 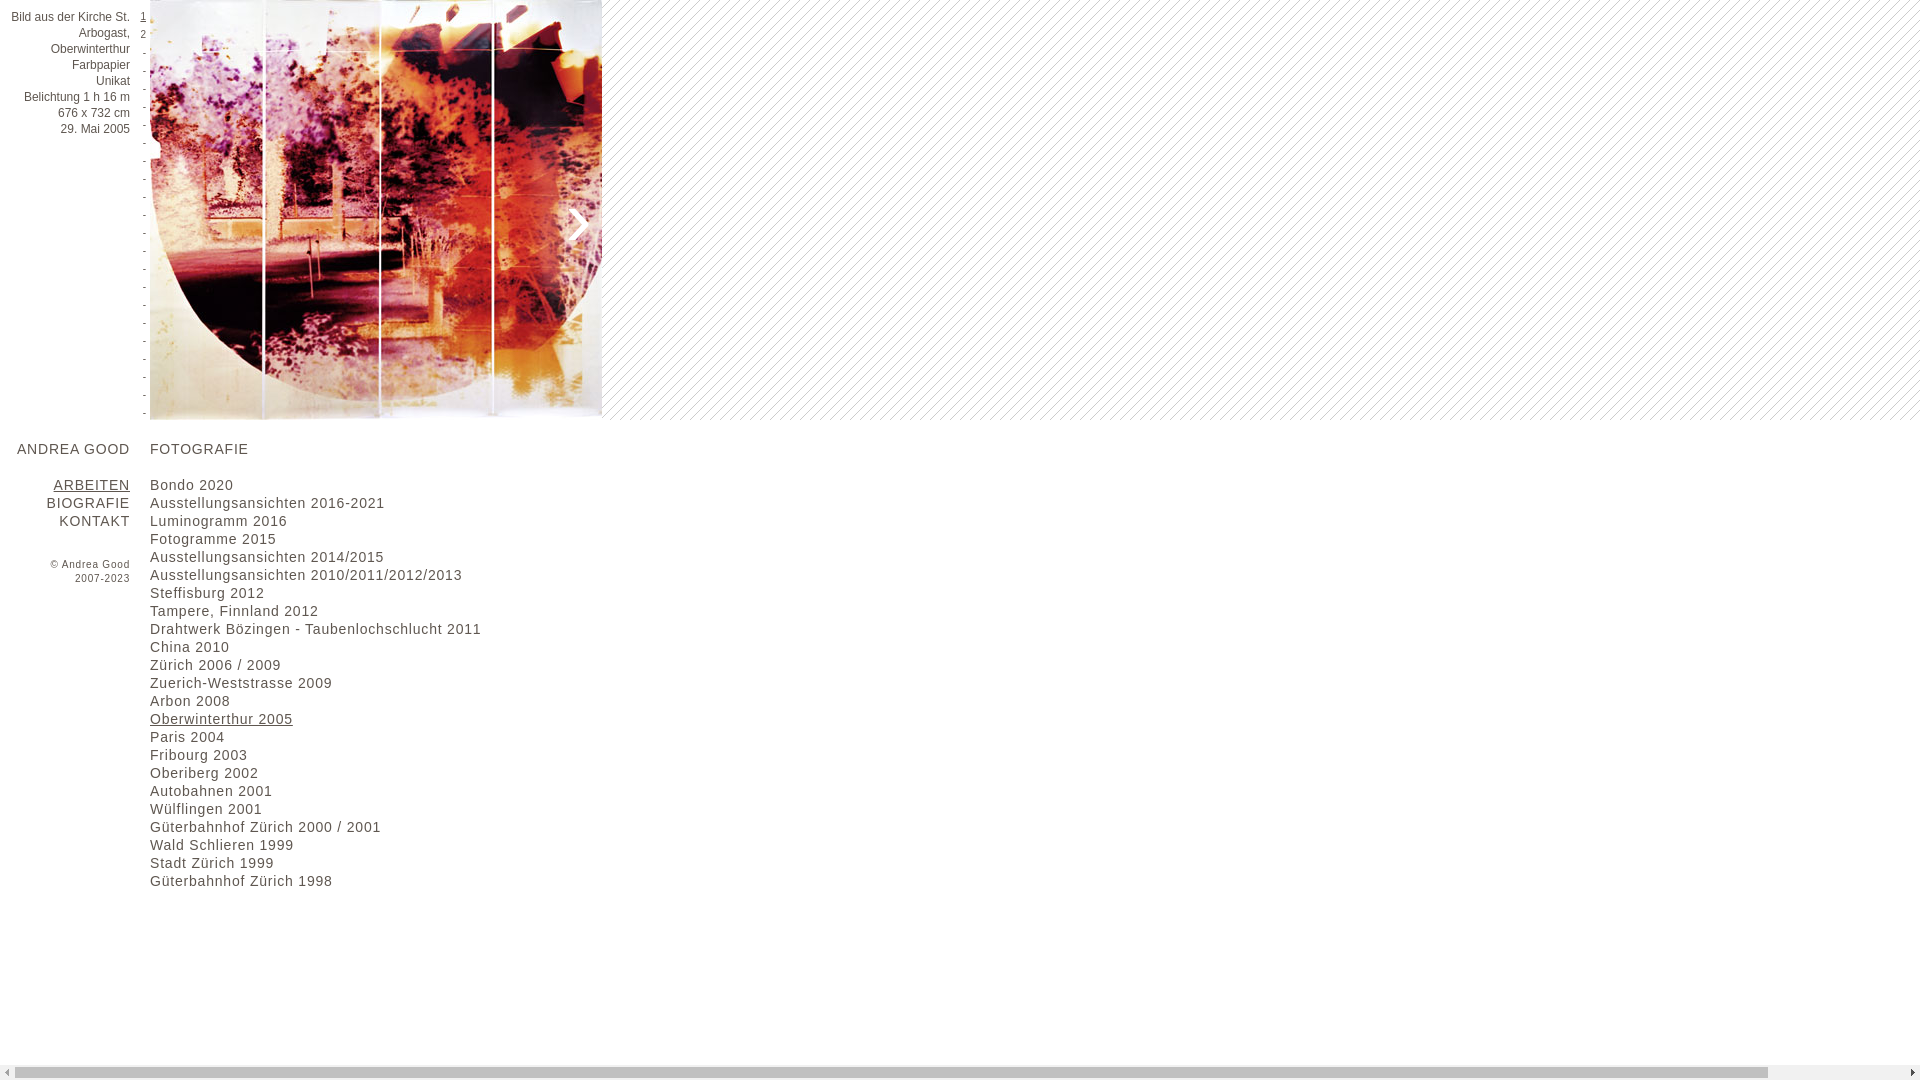 I want to click on 'Bondo 2020', so click(x=192, y=485).